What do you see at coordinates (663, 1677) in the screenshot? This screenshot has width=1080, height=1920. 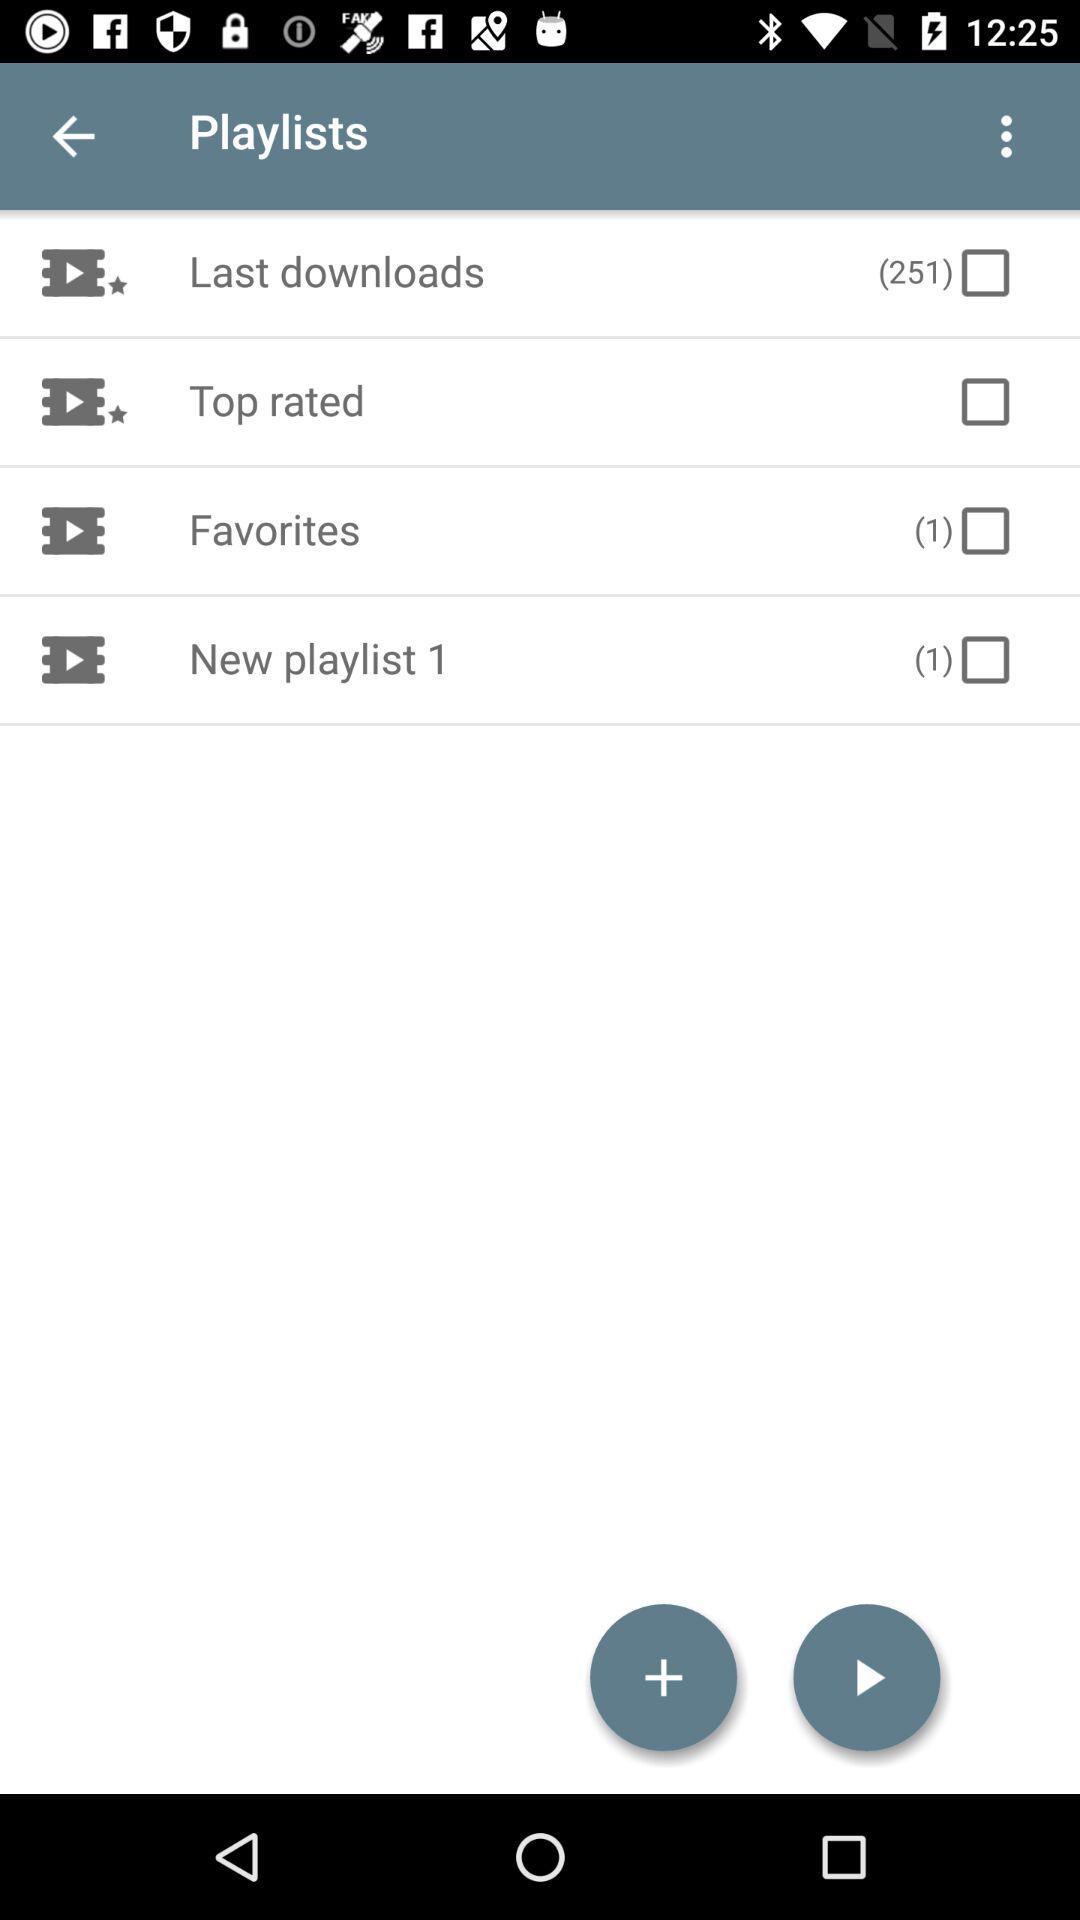 I see `the add icon` at bounding box center [663, 1677].